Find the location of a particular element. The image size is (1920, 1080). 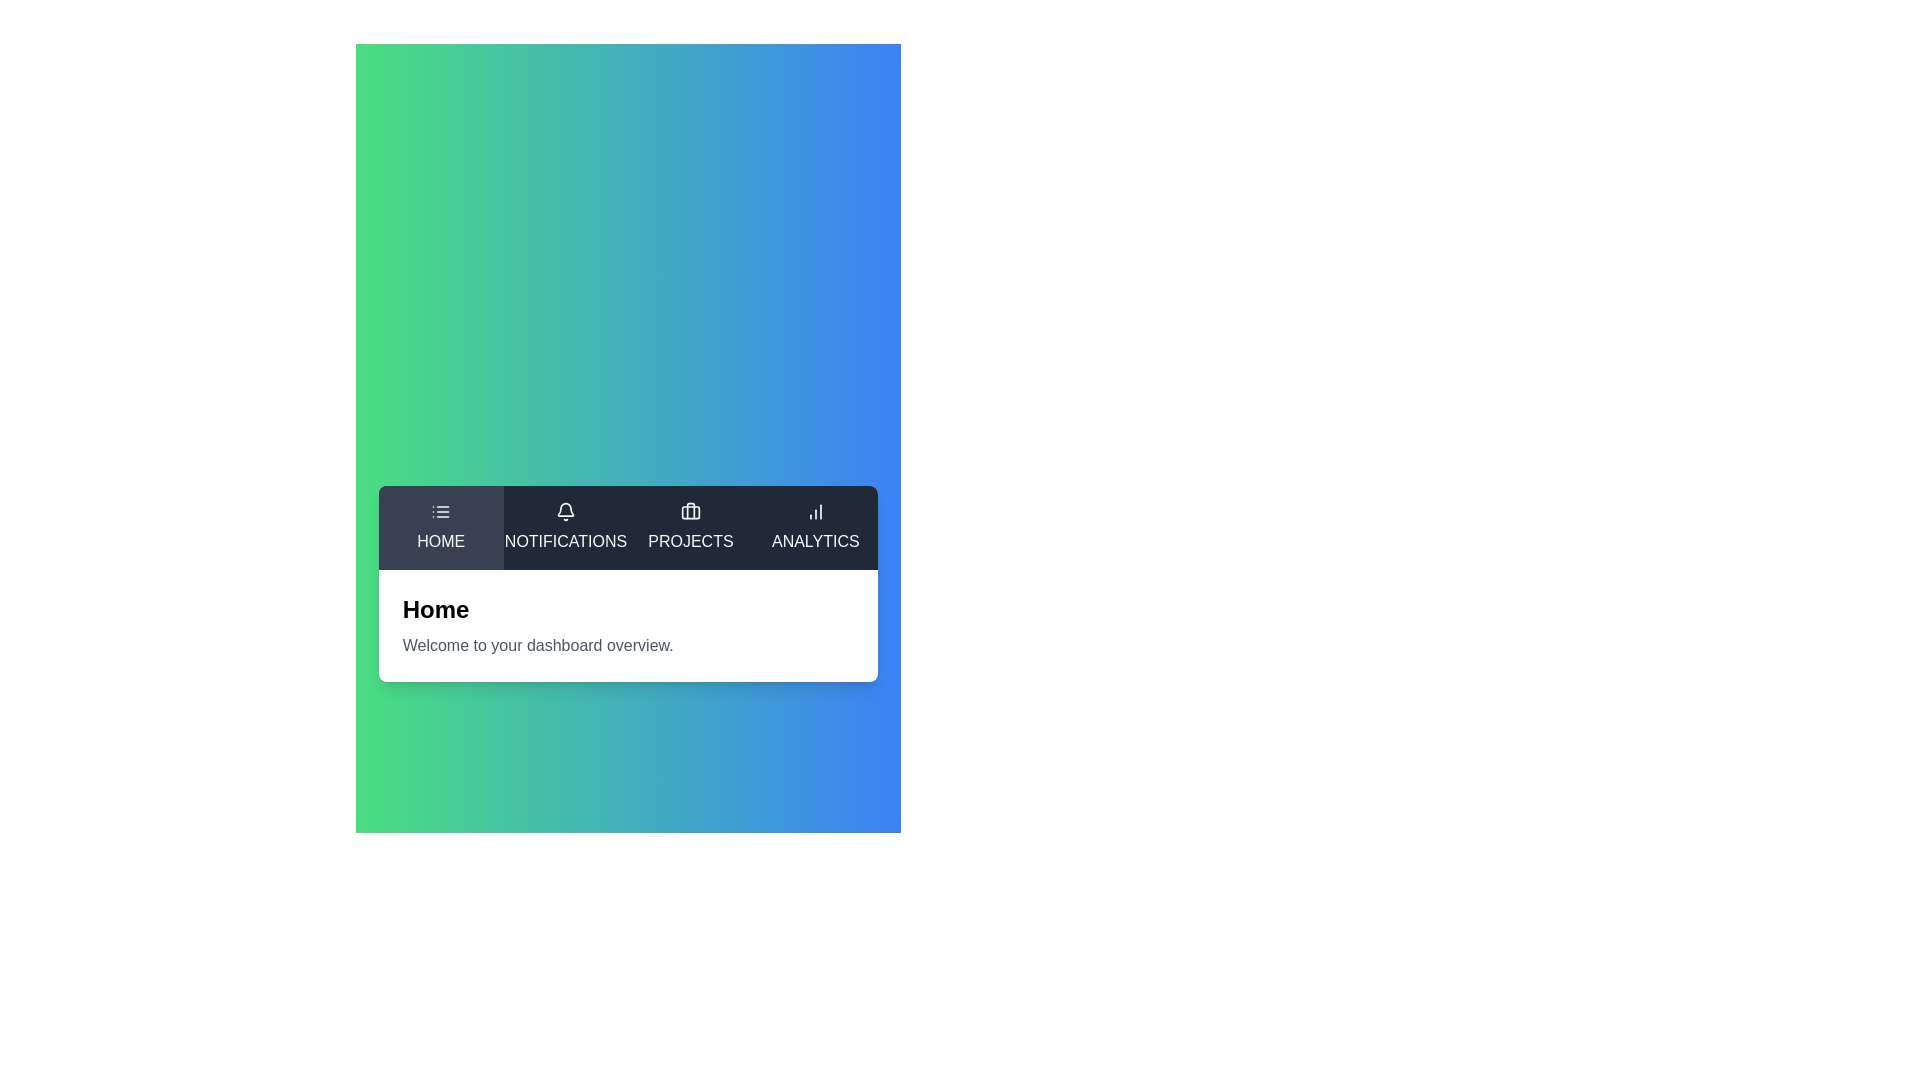

the tab labeled Projects to switch to it is located at coordinates (691, 527).